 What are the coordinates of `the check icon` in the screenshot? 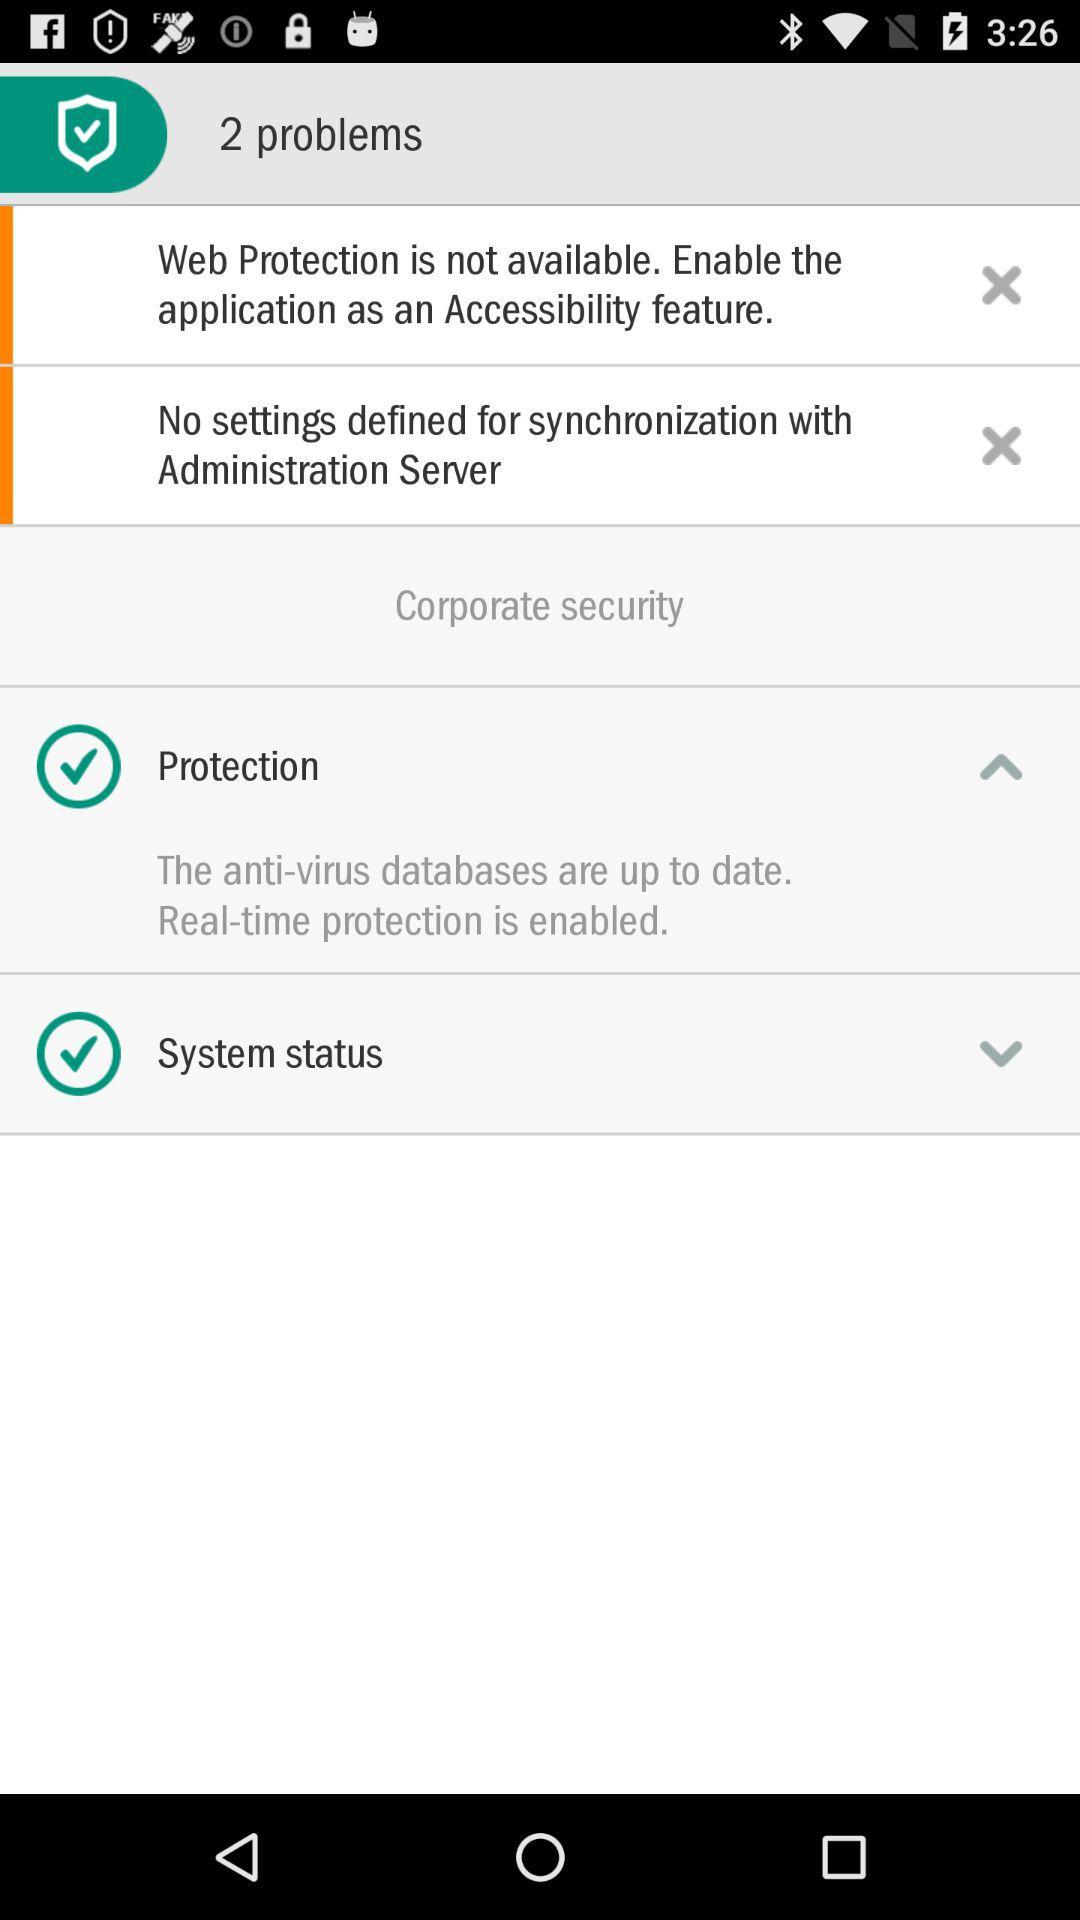 It's located at (82, 143).